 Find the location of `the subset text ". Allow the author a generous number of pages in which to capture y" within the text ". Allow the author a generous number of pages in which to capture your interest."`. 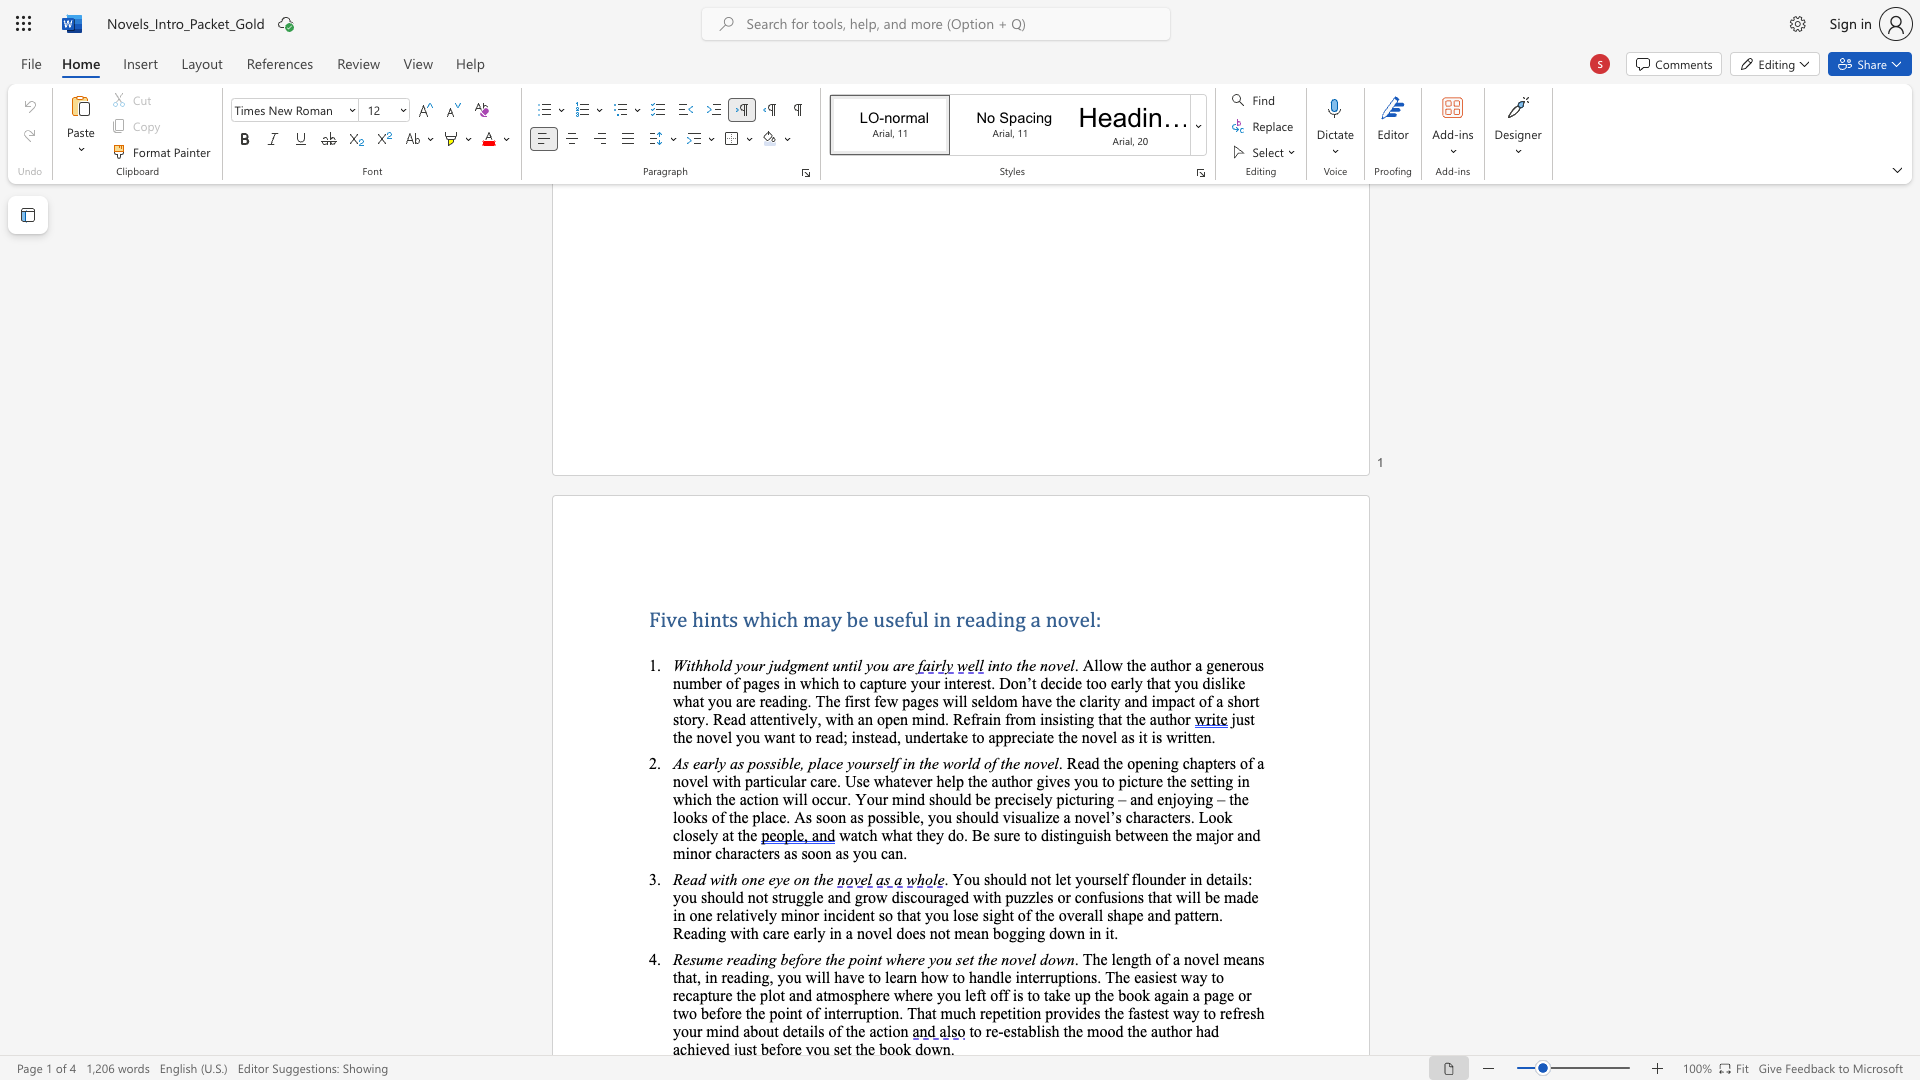

the subset text ". Allow the author a generous number of pages in which to capture y" within the text ". Allow the author a generous number of pages in which to capture your interest." is located at coordinates (1073, 665).